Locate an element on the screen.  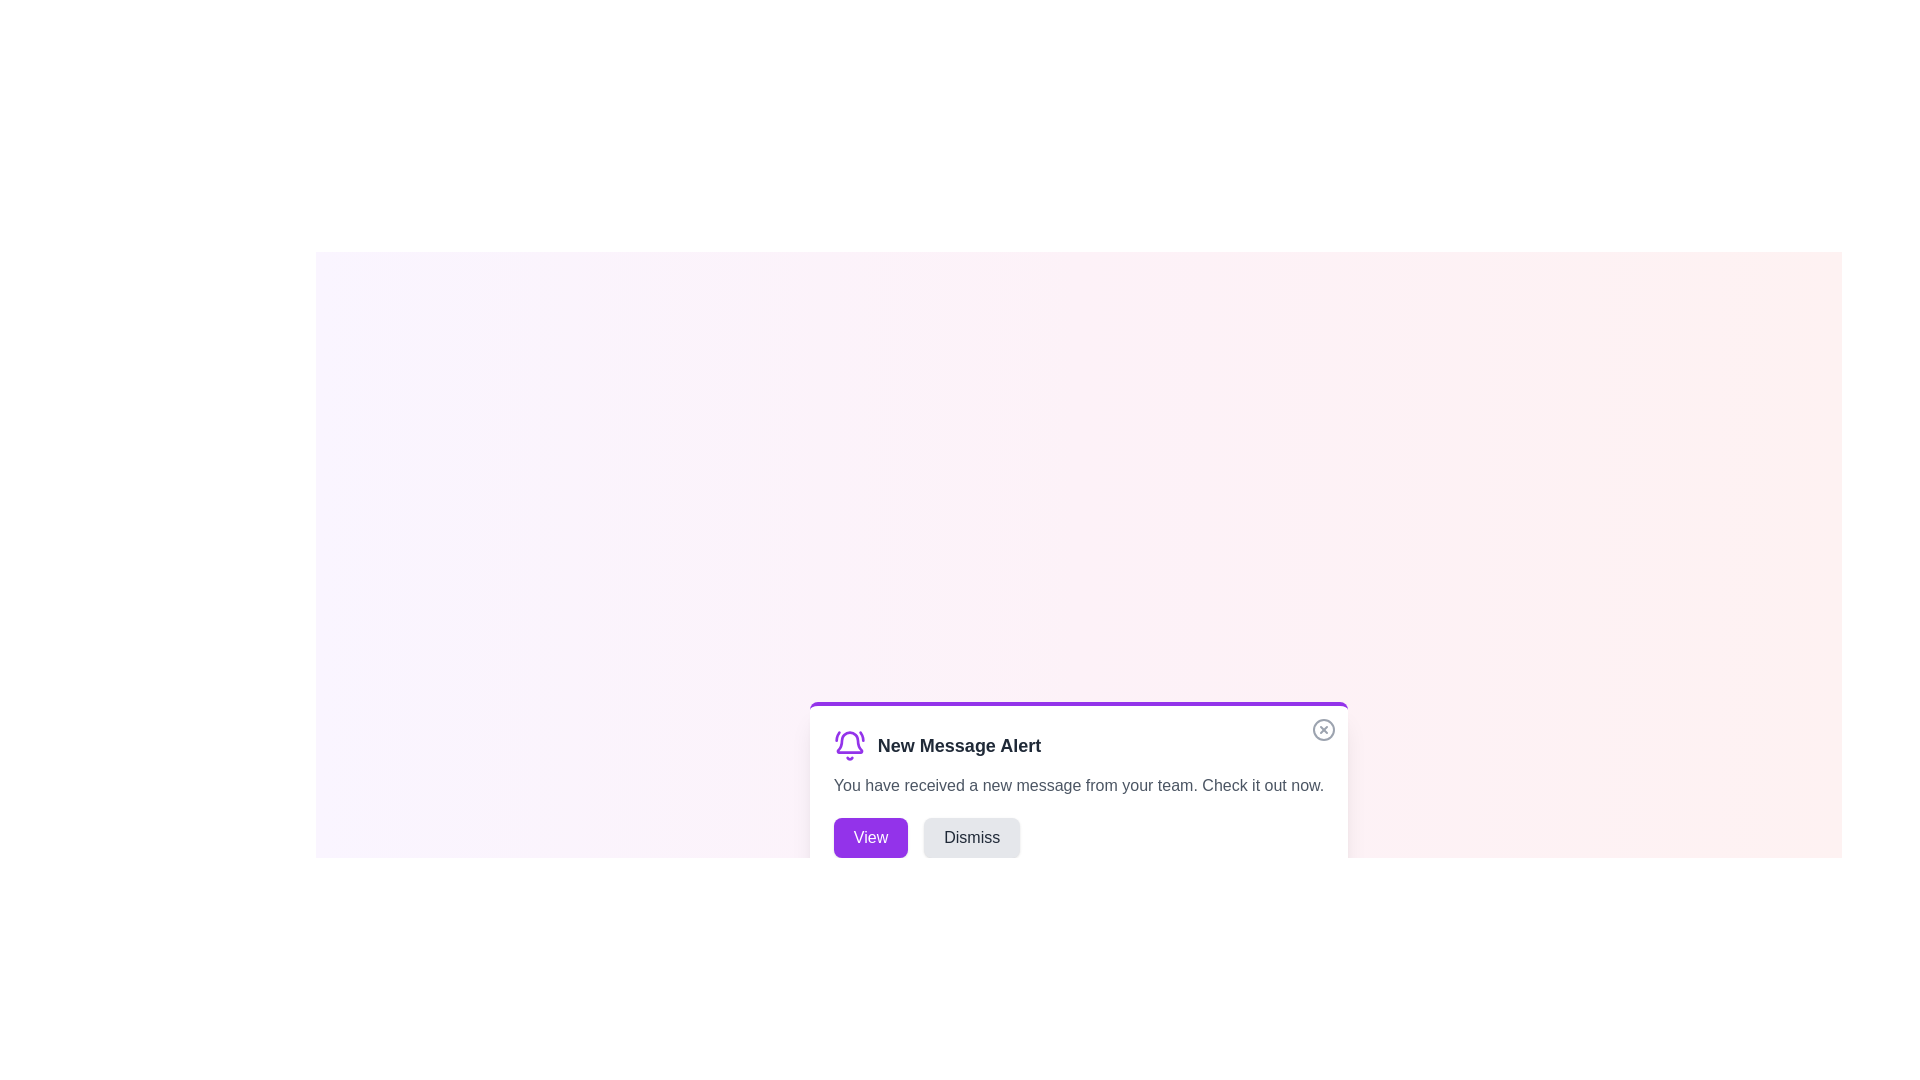
'View' button to view the message details is located at coordinates (870, 837).